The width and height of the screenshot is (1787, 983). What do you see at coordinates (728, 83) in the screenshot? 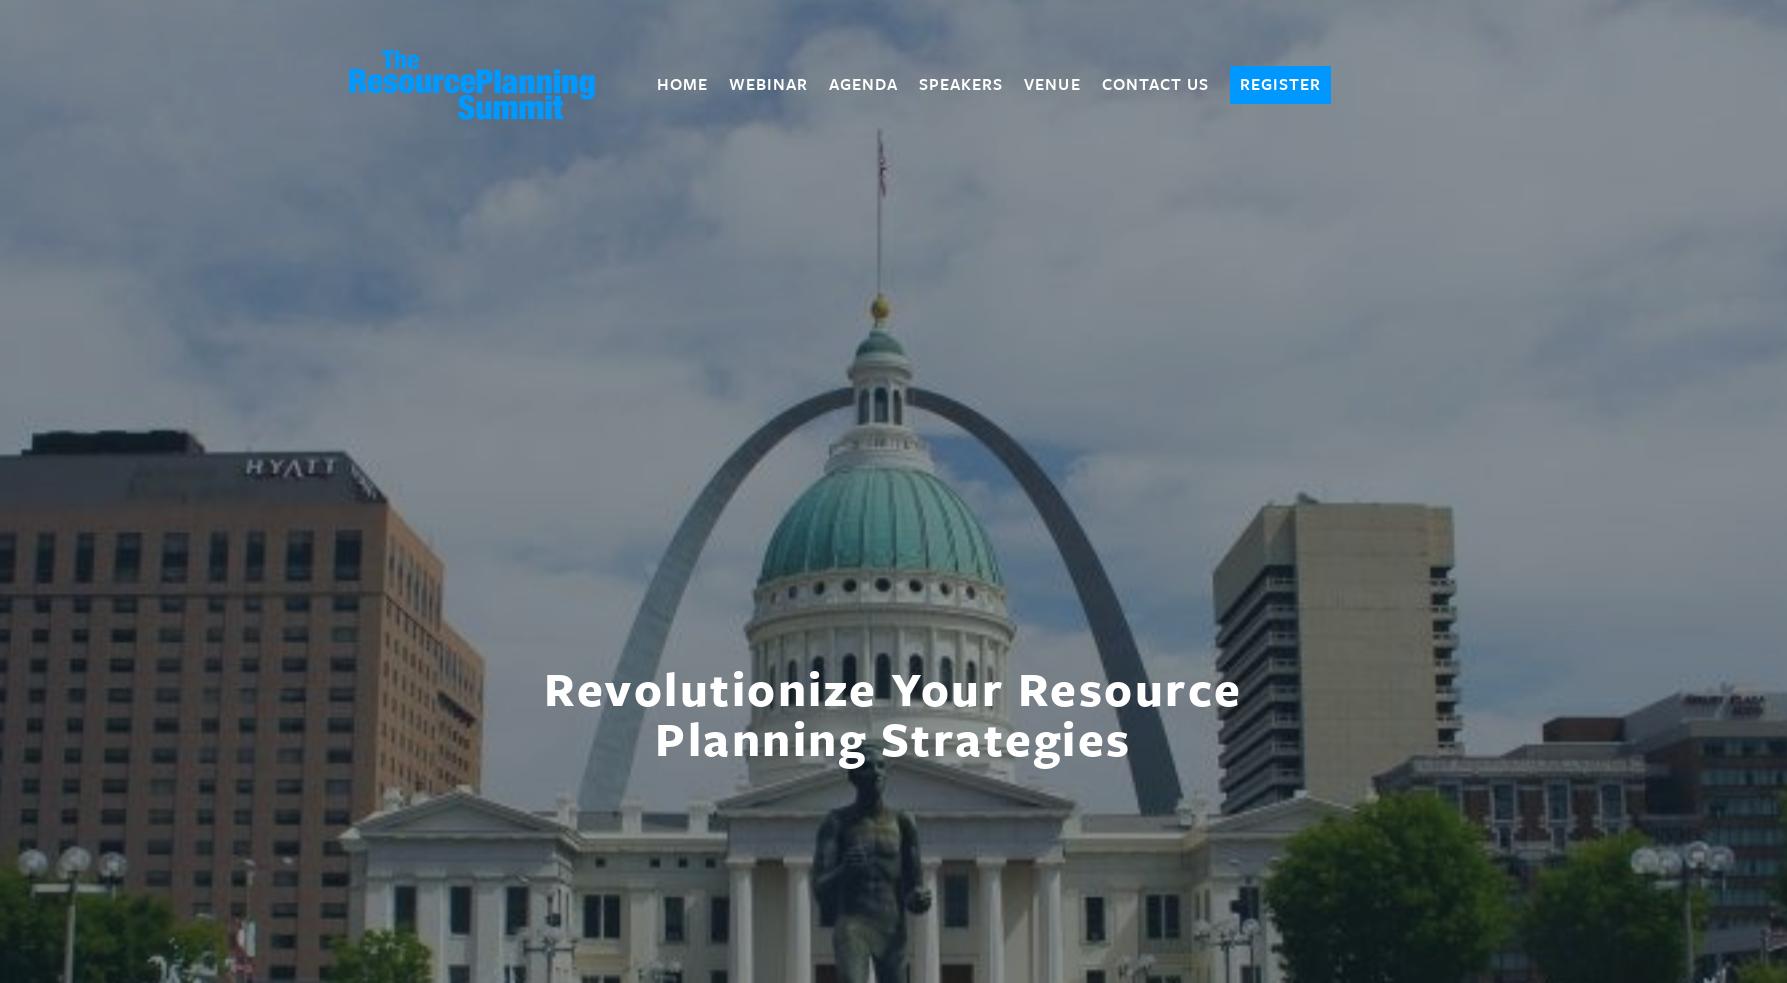
I see `'Webinar'` at bounding box center [728, 83].